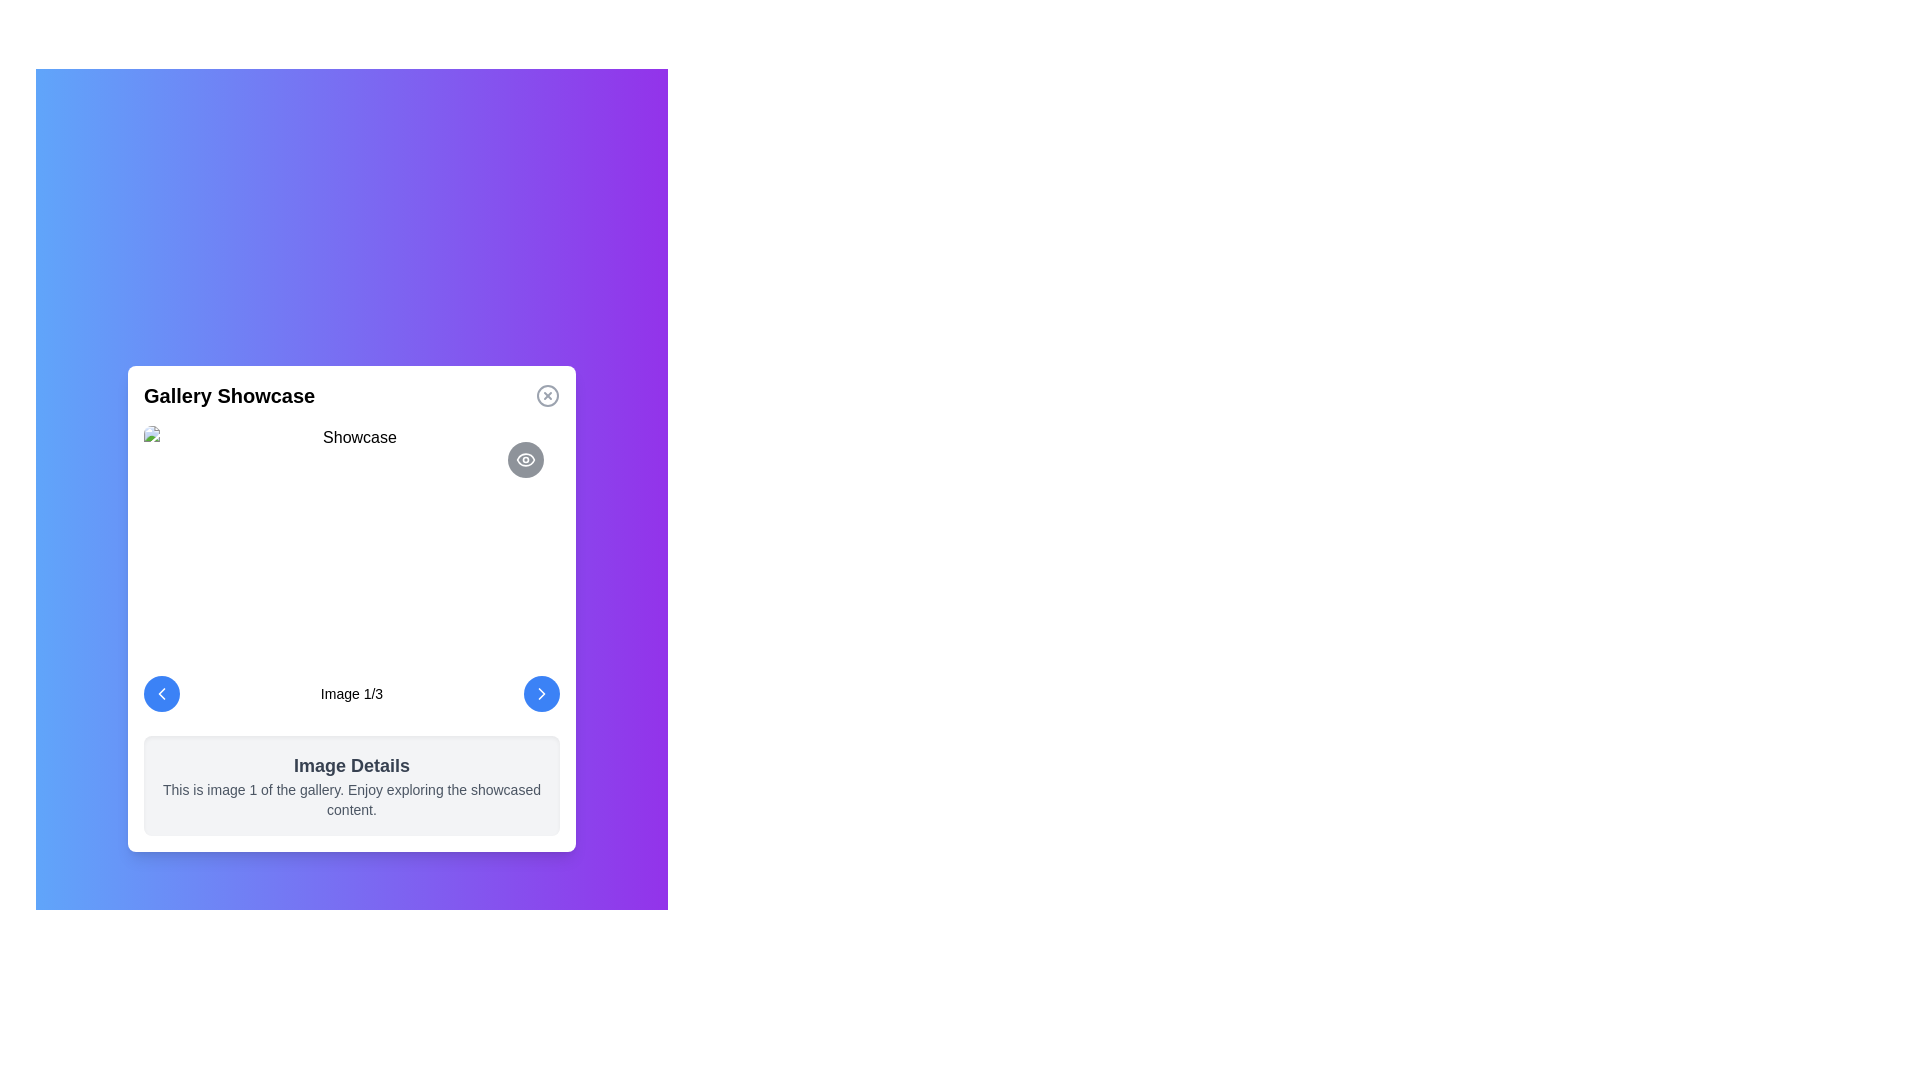  I want to click on the rightward-facing chevron arrow icon within the circular blue button located at the bottom-right corner of the gallery card interface, so click(542, 693).